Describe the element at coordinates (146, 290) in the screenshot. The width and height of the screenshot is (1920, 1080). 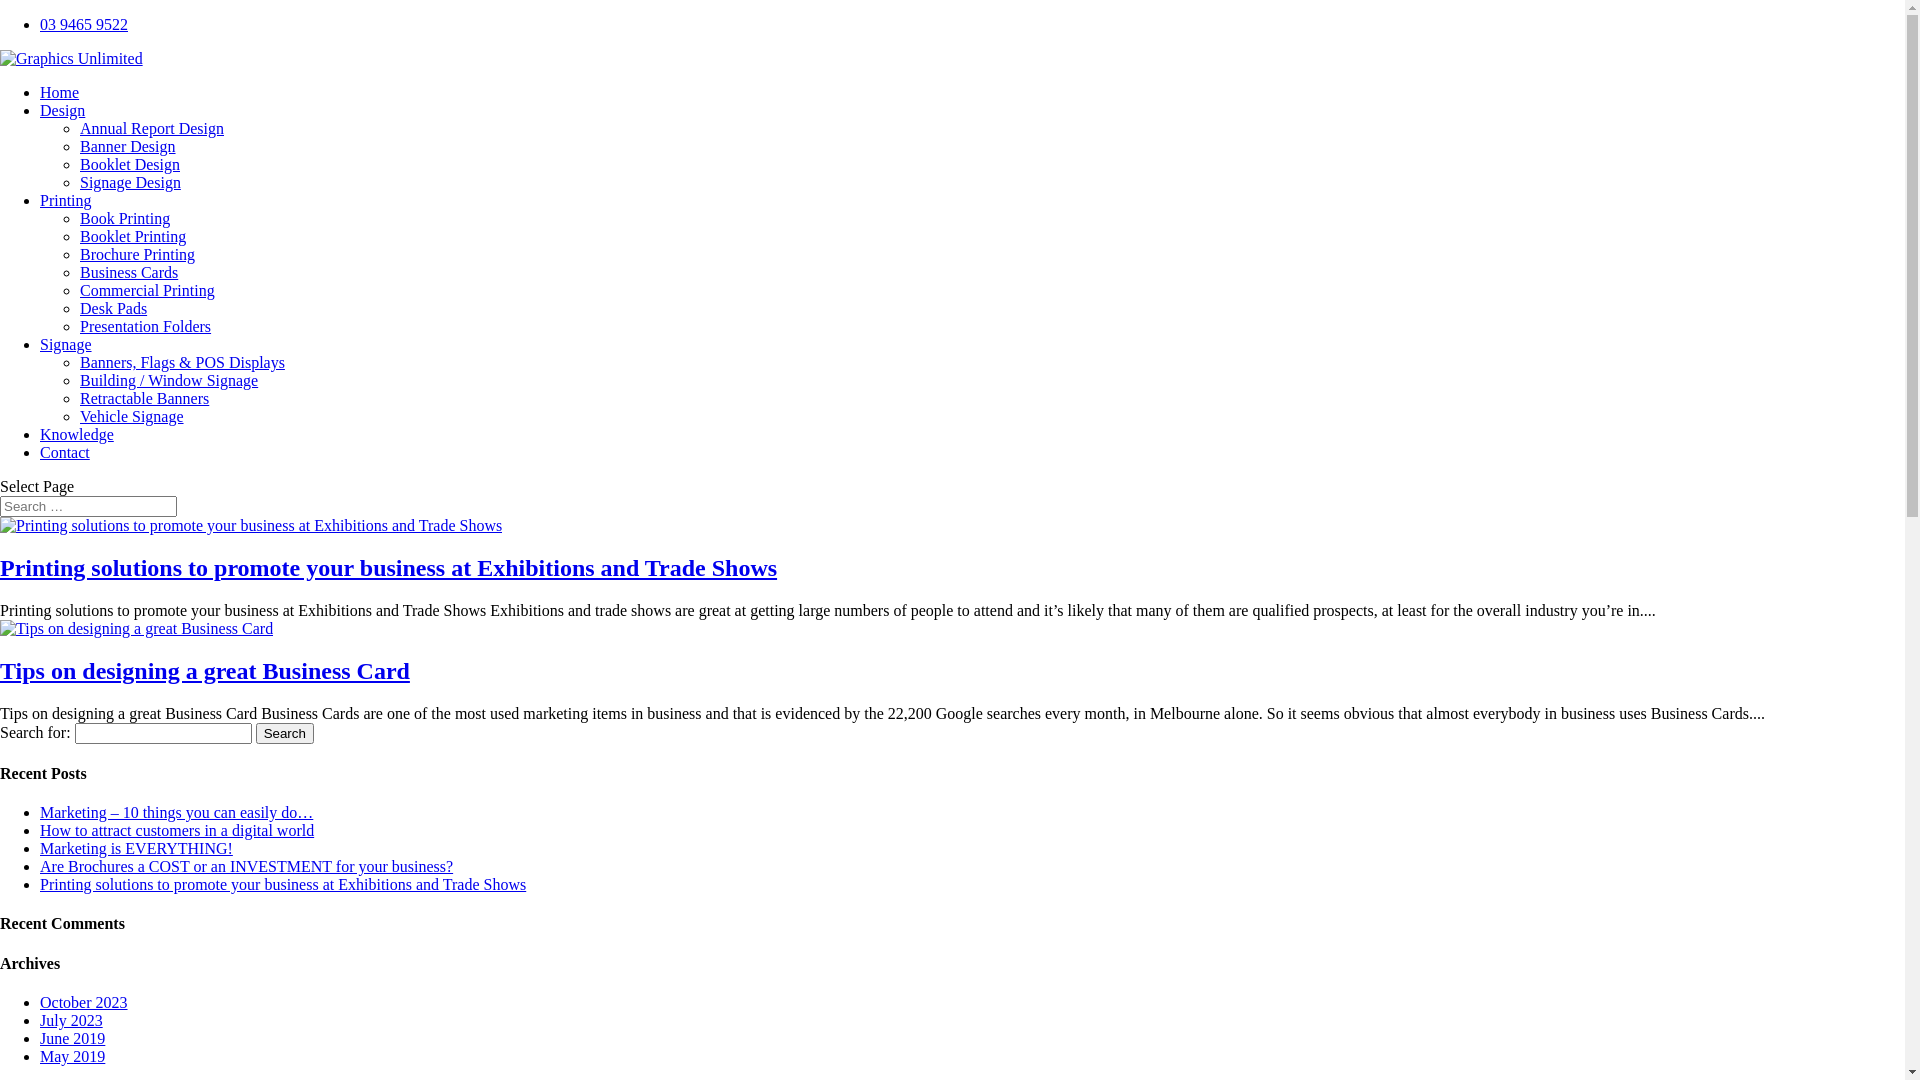
I see `'Commercial Printing'` at that location.